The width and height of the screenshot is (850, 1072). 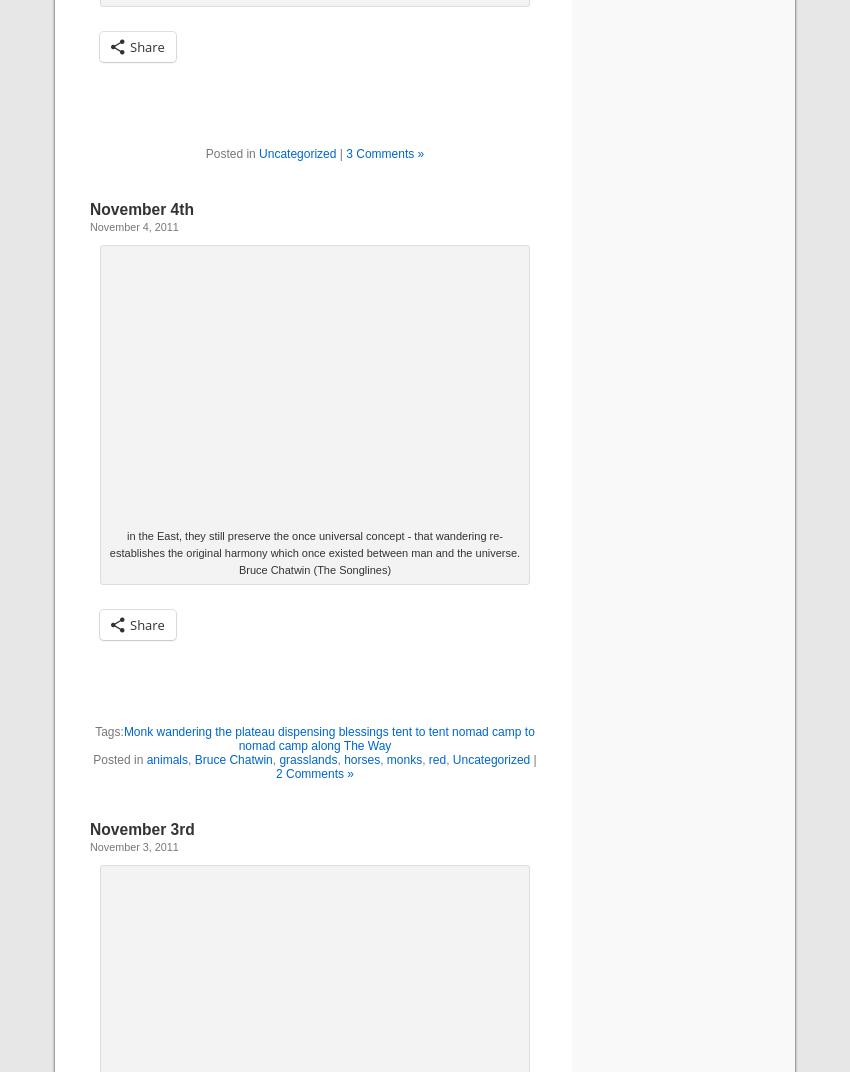 I want to click on 'monks', so click(x=404, y=760).